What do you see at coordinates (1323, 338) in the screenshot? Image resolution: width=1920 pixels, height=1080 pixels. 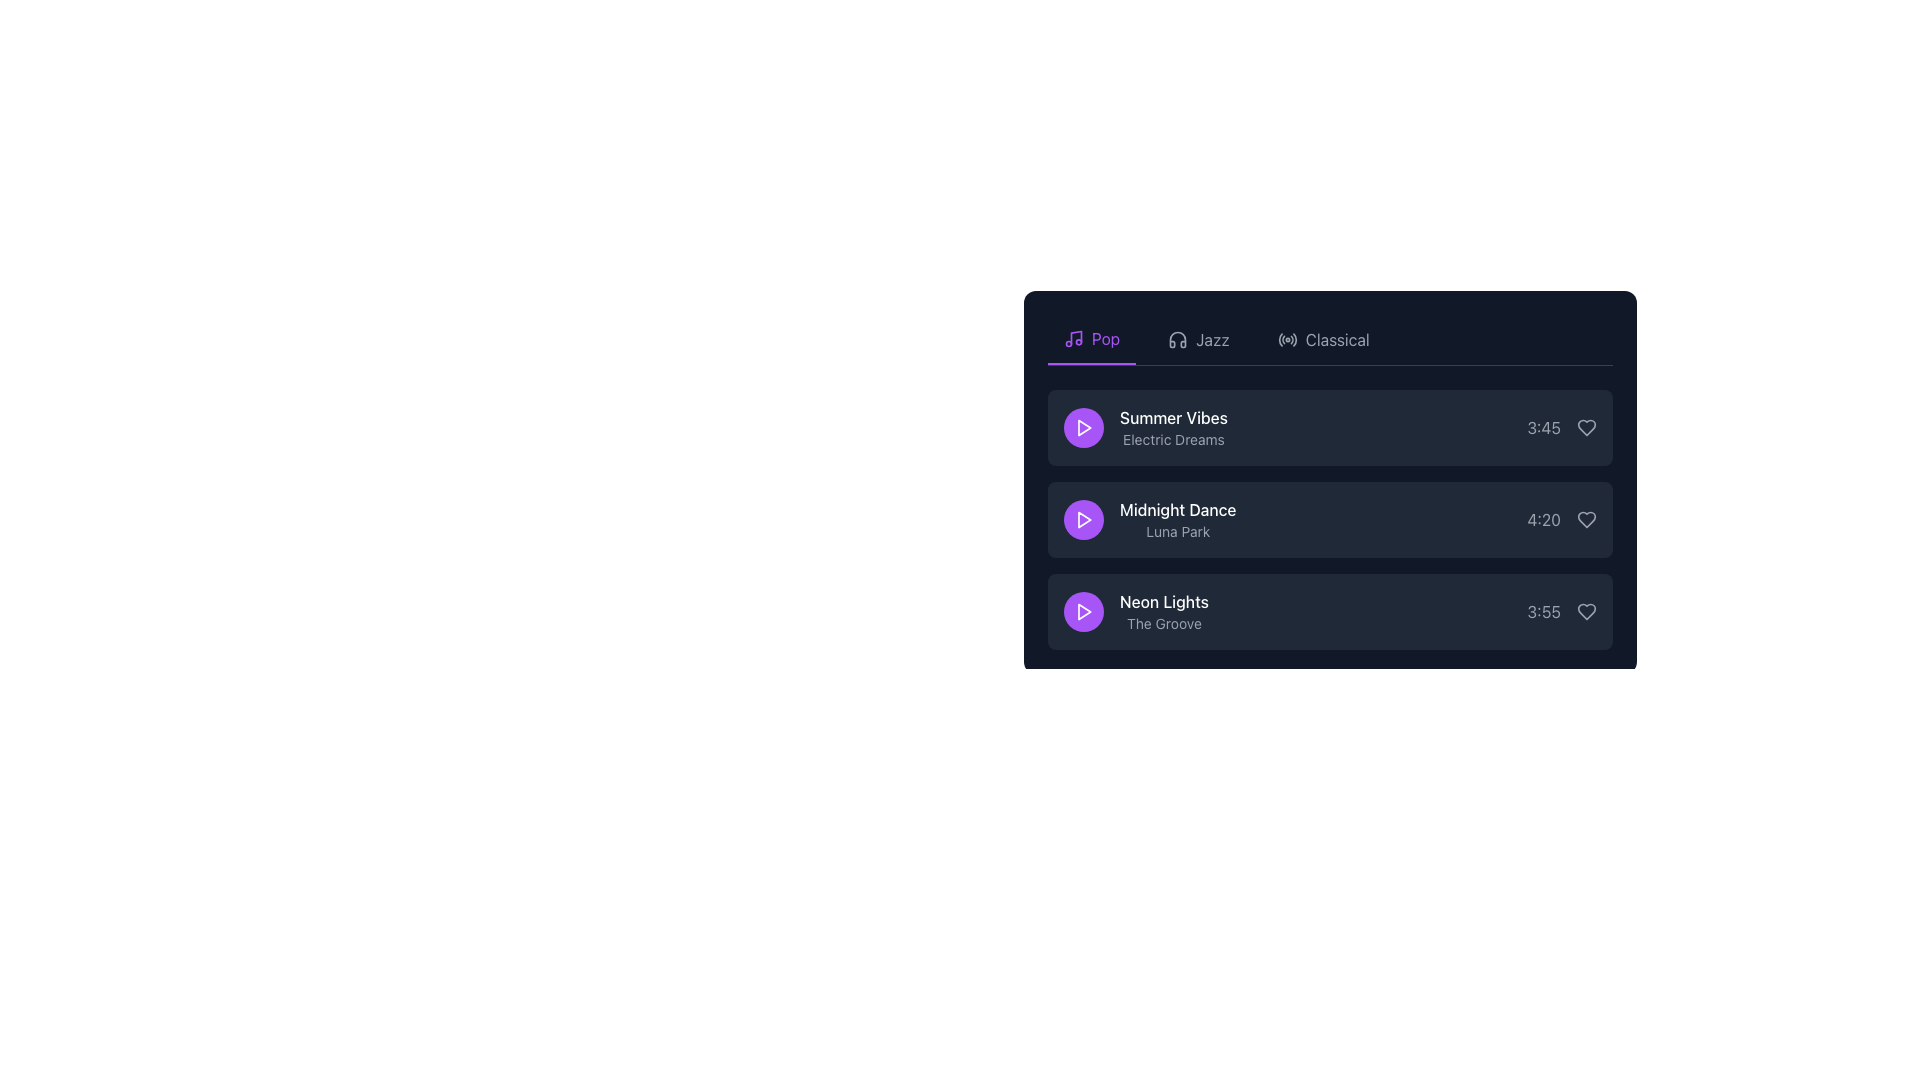 I see `the 'Classical' music category button, which is the third tab in the row of tabs located at the top section of the interface` at bounding box center [1323, 338].